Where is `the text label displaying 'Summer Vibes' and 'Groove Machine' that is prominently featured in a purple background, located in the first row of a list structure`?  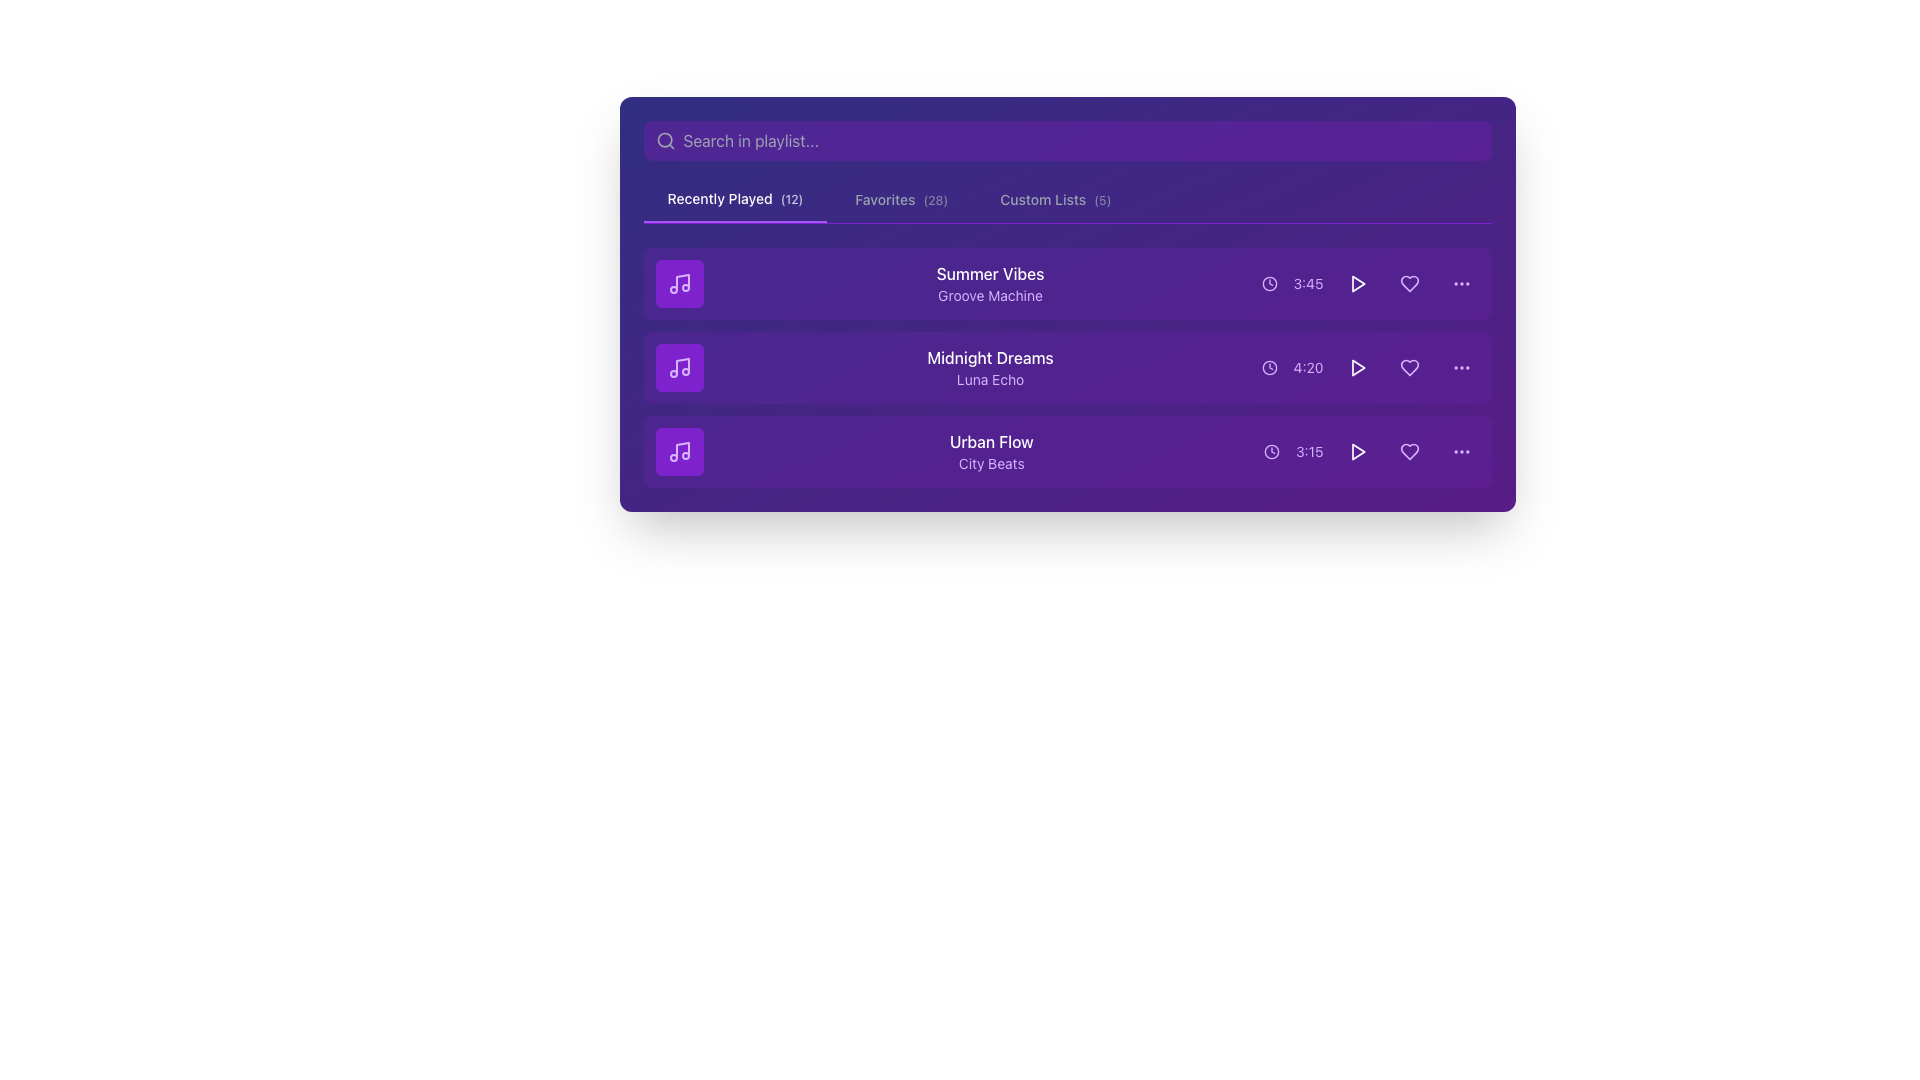
the text label displaying 'Summer Vibes' and 'Groove Machine' that is prominently featured in a purple background, located in the first row of a list structure is located at coordinates (990, 284).